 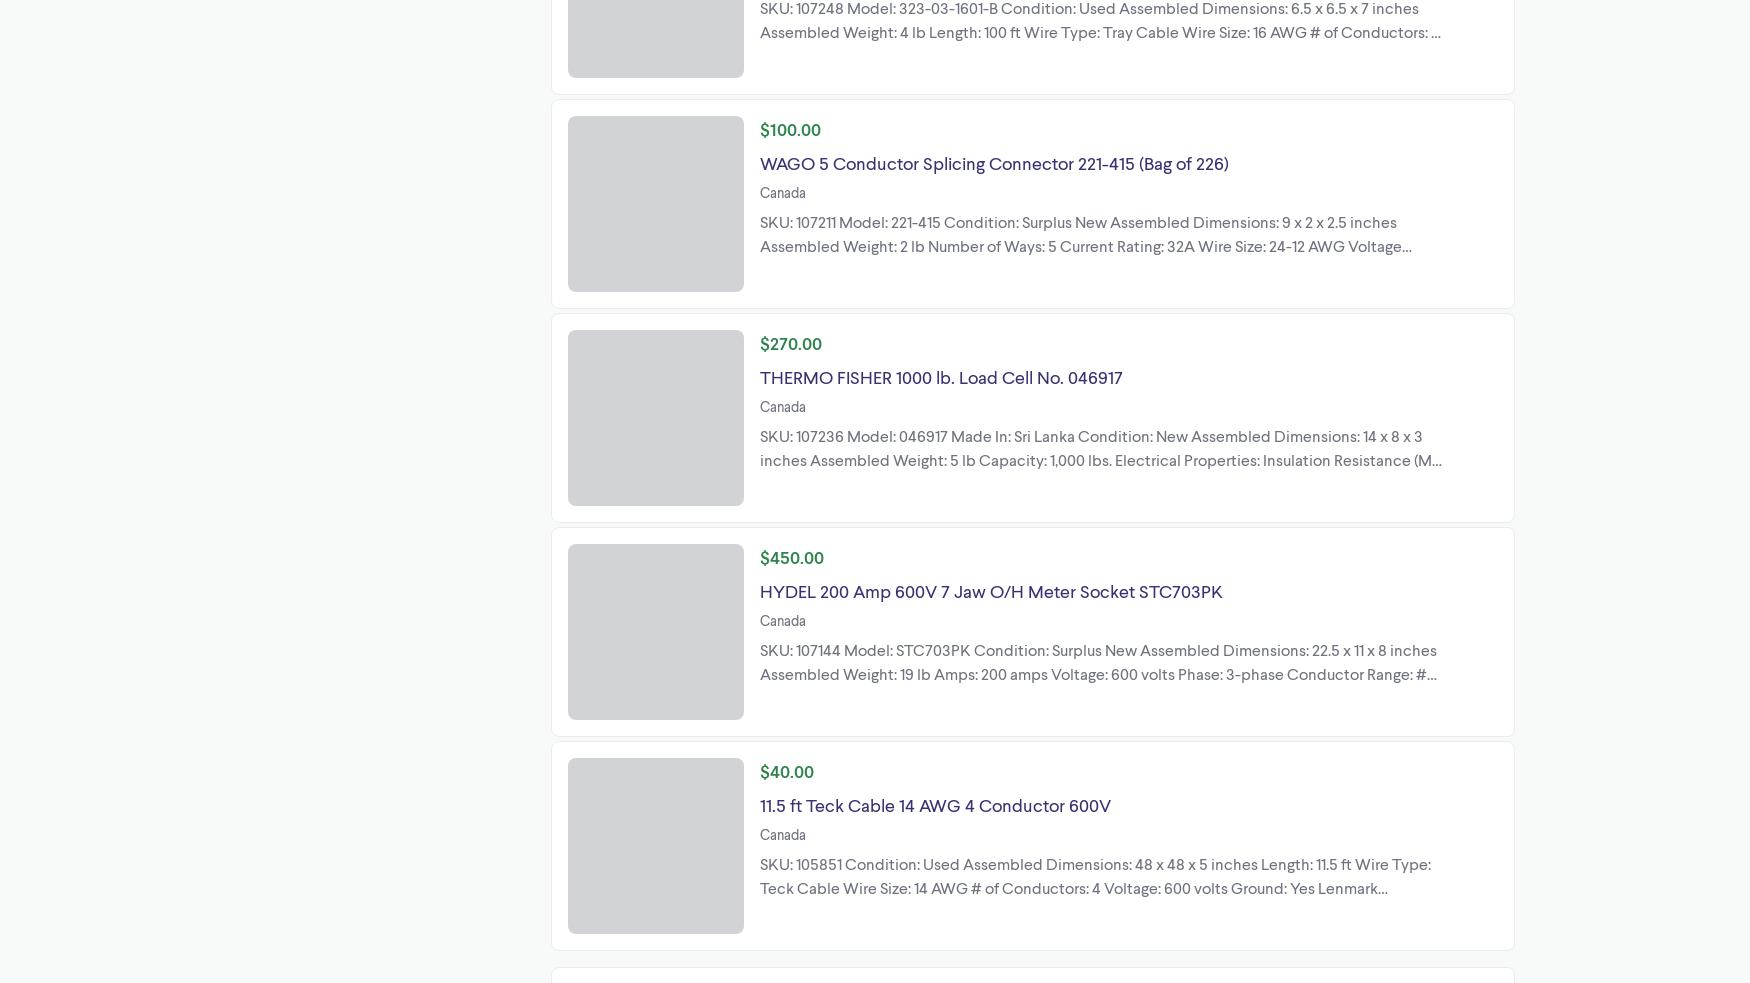 I want to click on '11.5 ft Teck Cable 14 AWG 4 Conductor 600V', so click(x=934, y=802).